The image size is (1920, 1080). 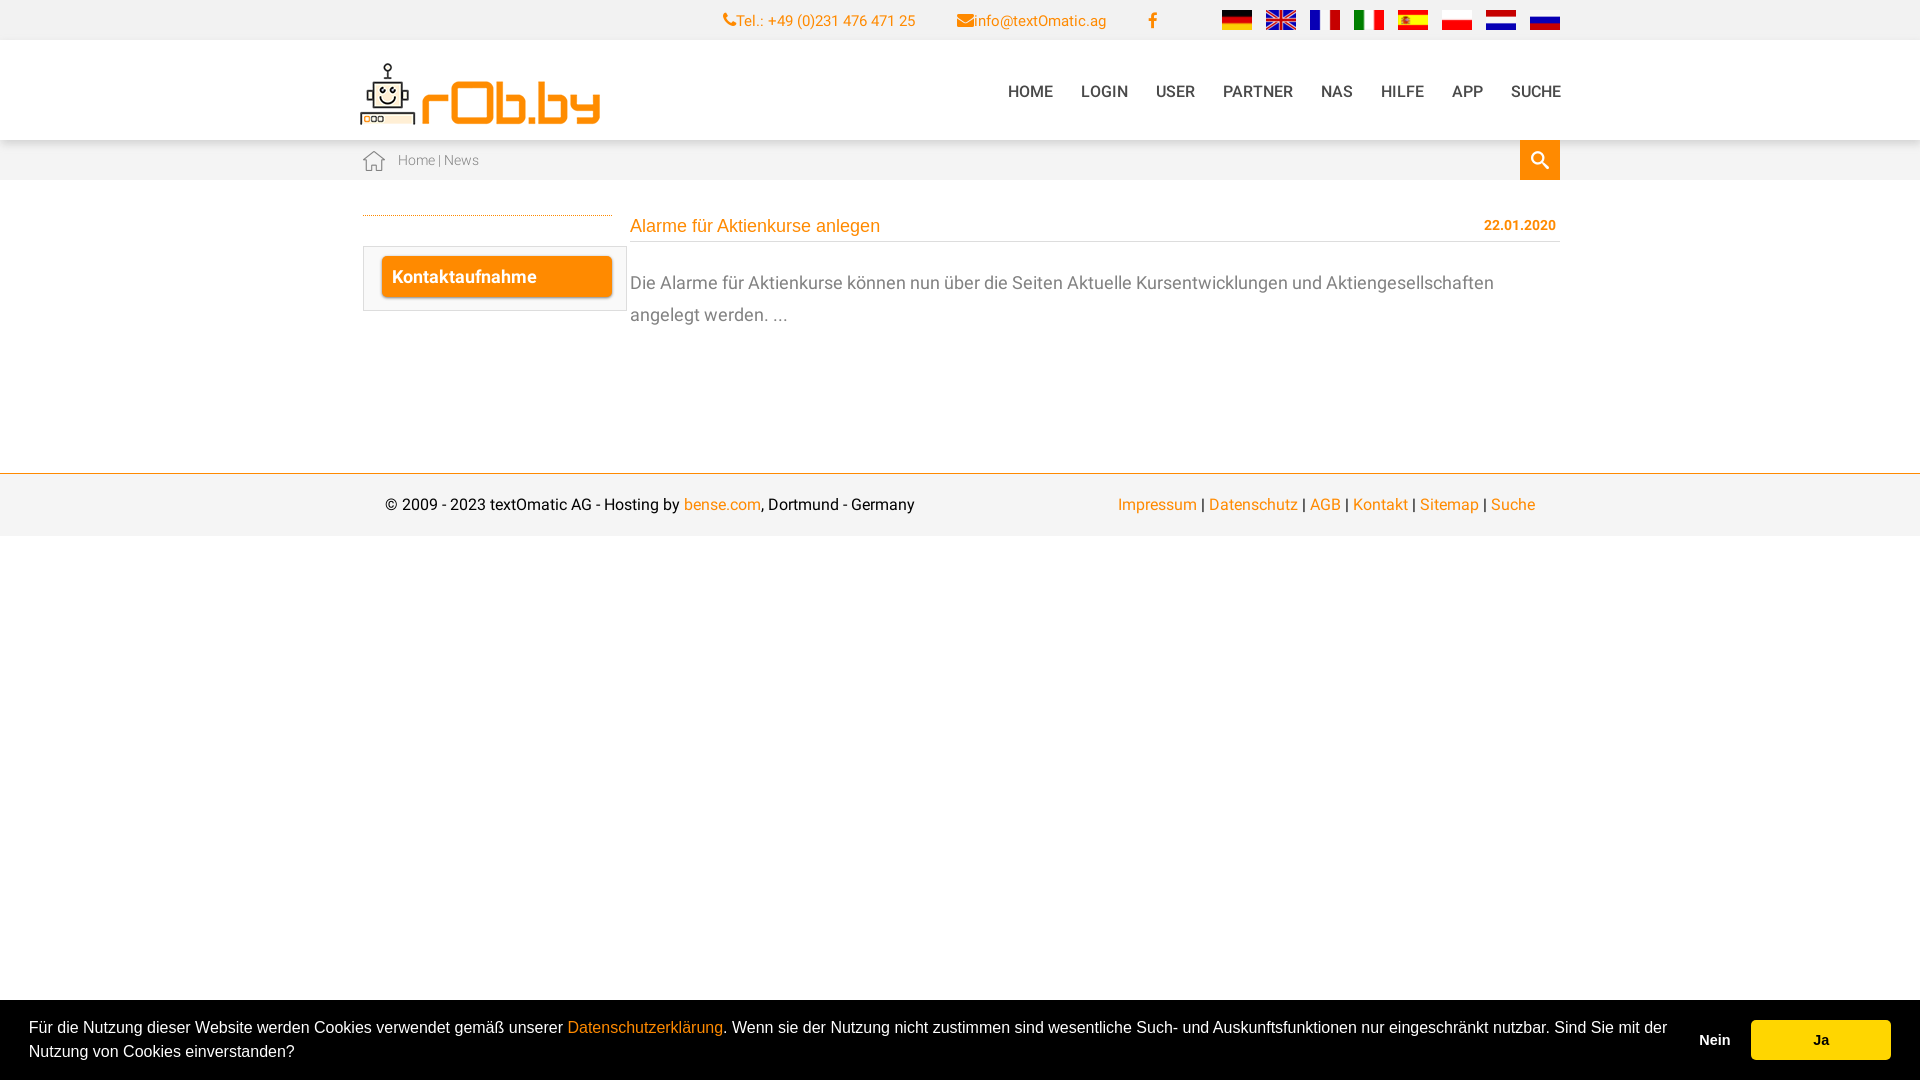 What do you see at coordinates (1252, 503) in the screenshot?
I see `'Datenschutz'` at bounding box center [1252, 503].